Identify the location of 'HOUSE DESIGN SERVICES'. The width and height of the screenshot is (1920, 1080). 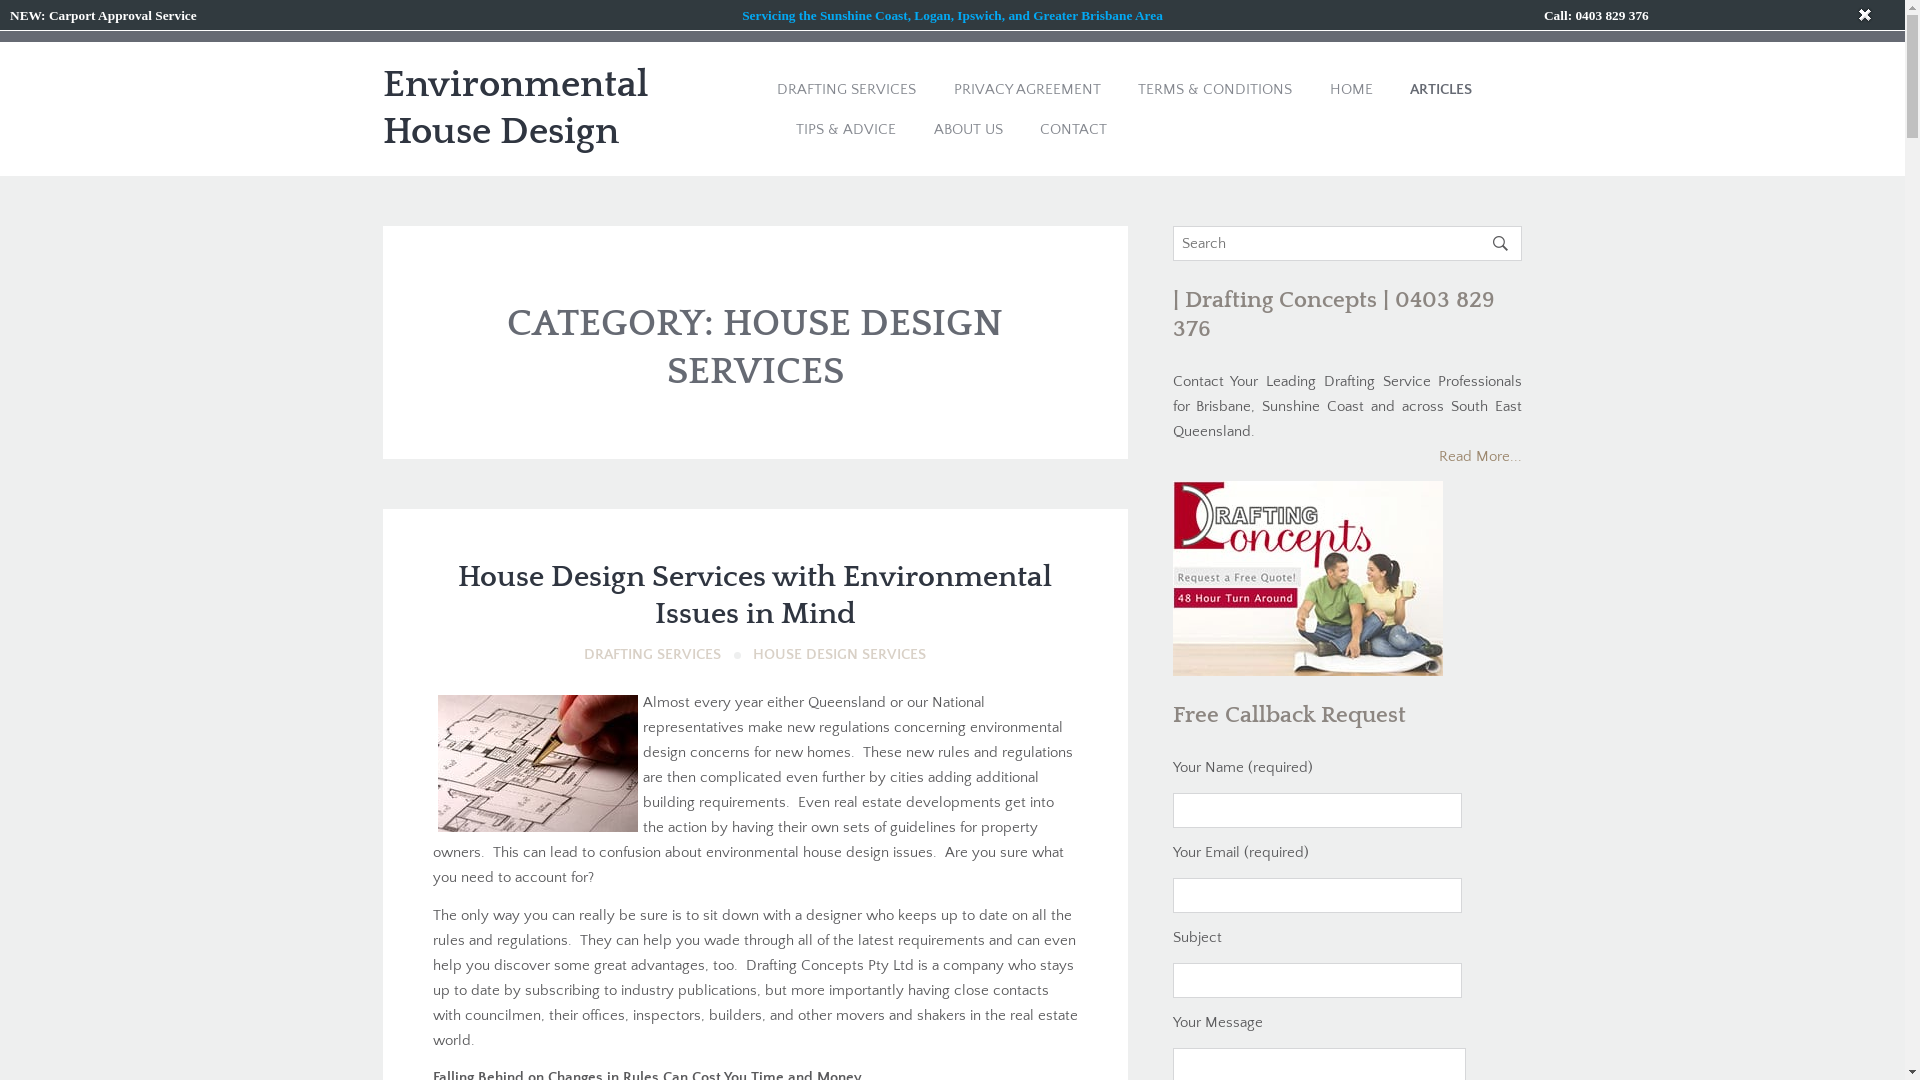
(839, 654).